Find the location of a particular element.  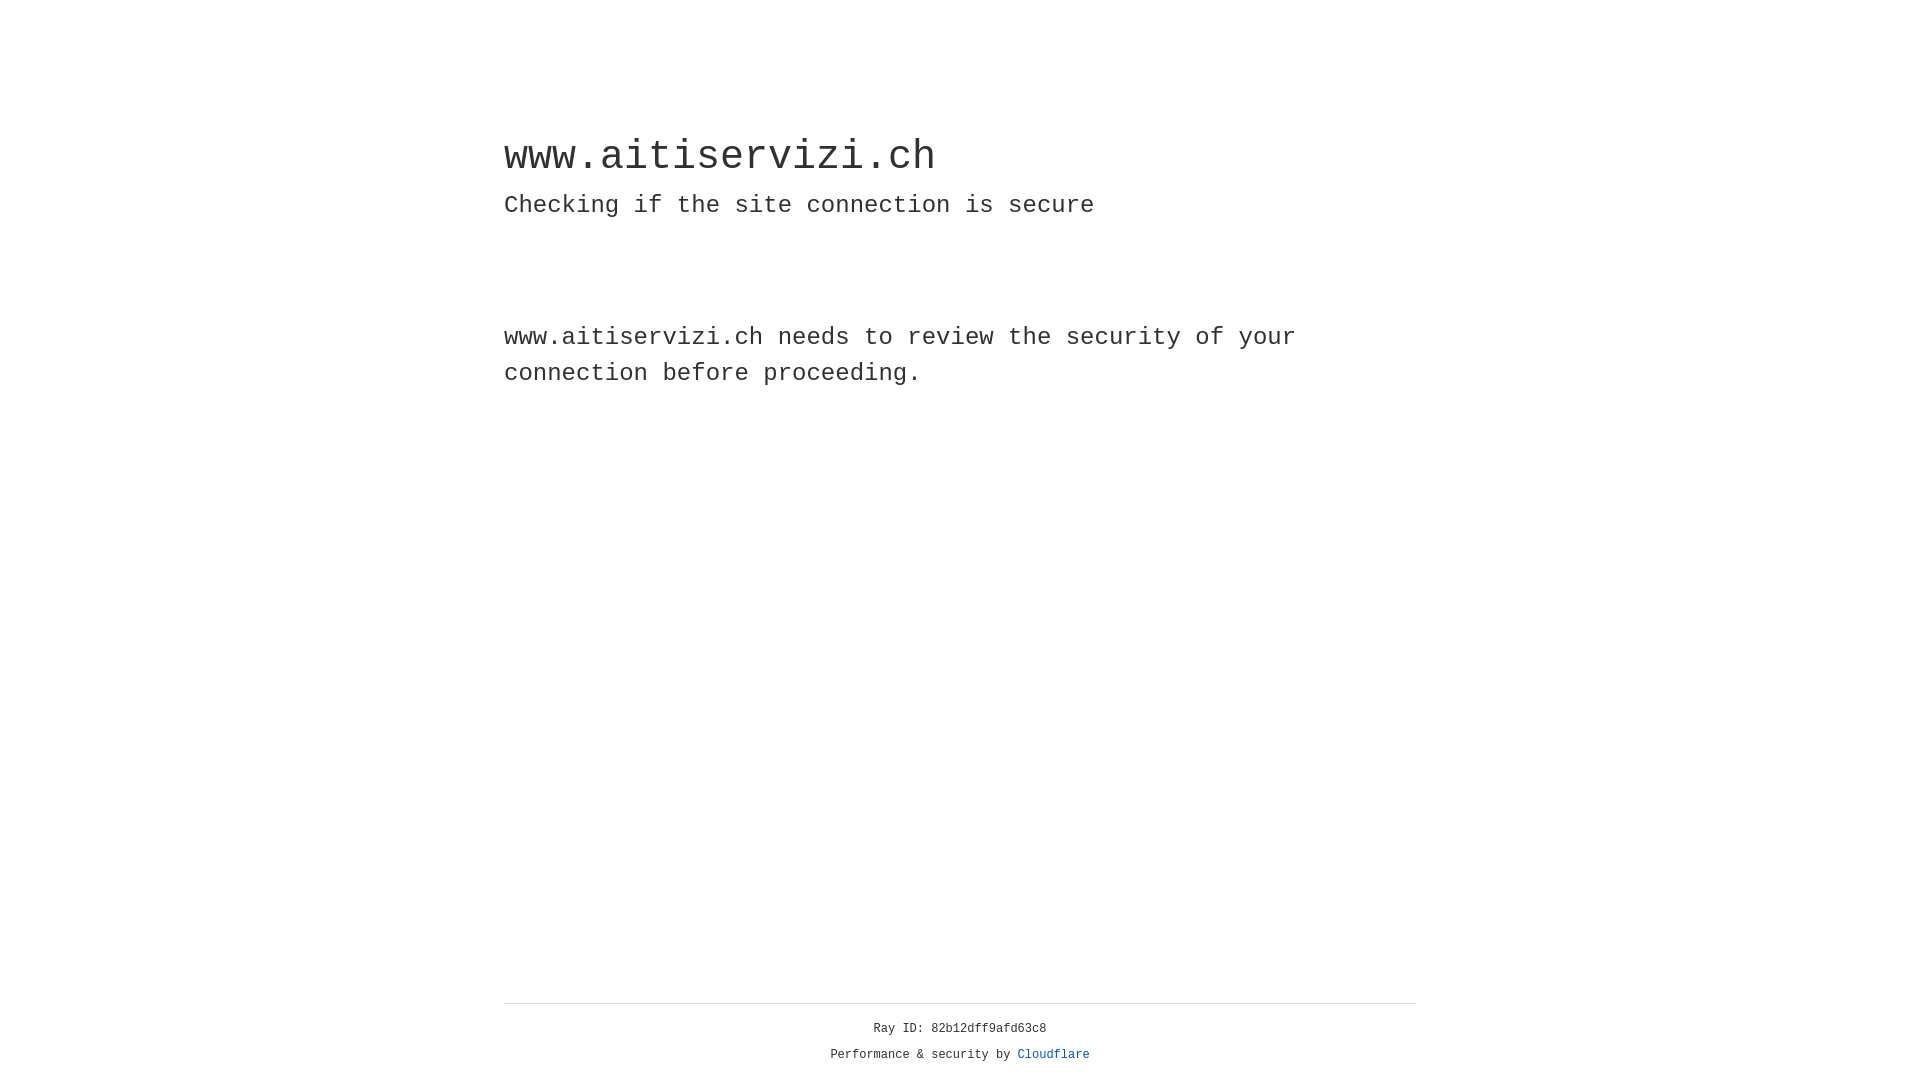

'Cloudflare' is located at coordinates (1053, 1054).